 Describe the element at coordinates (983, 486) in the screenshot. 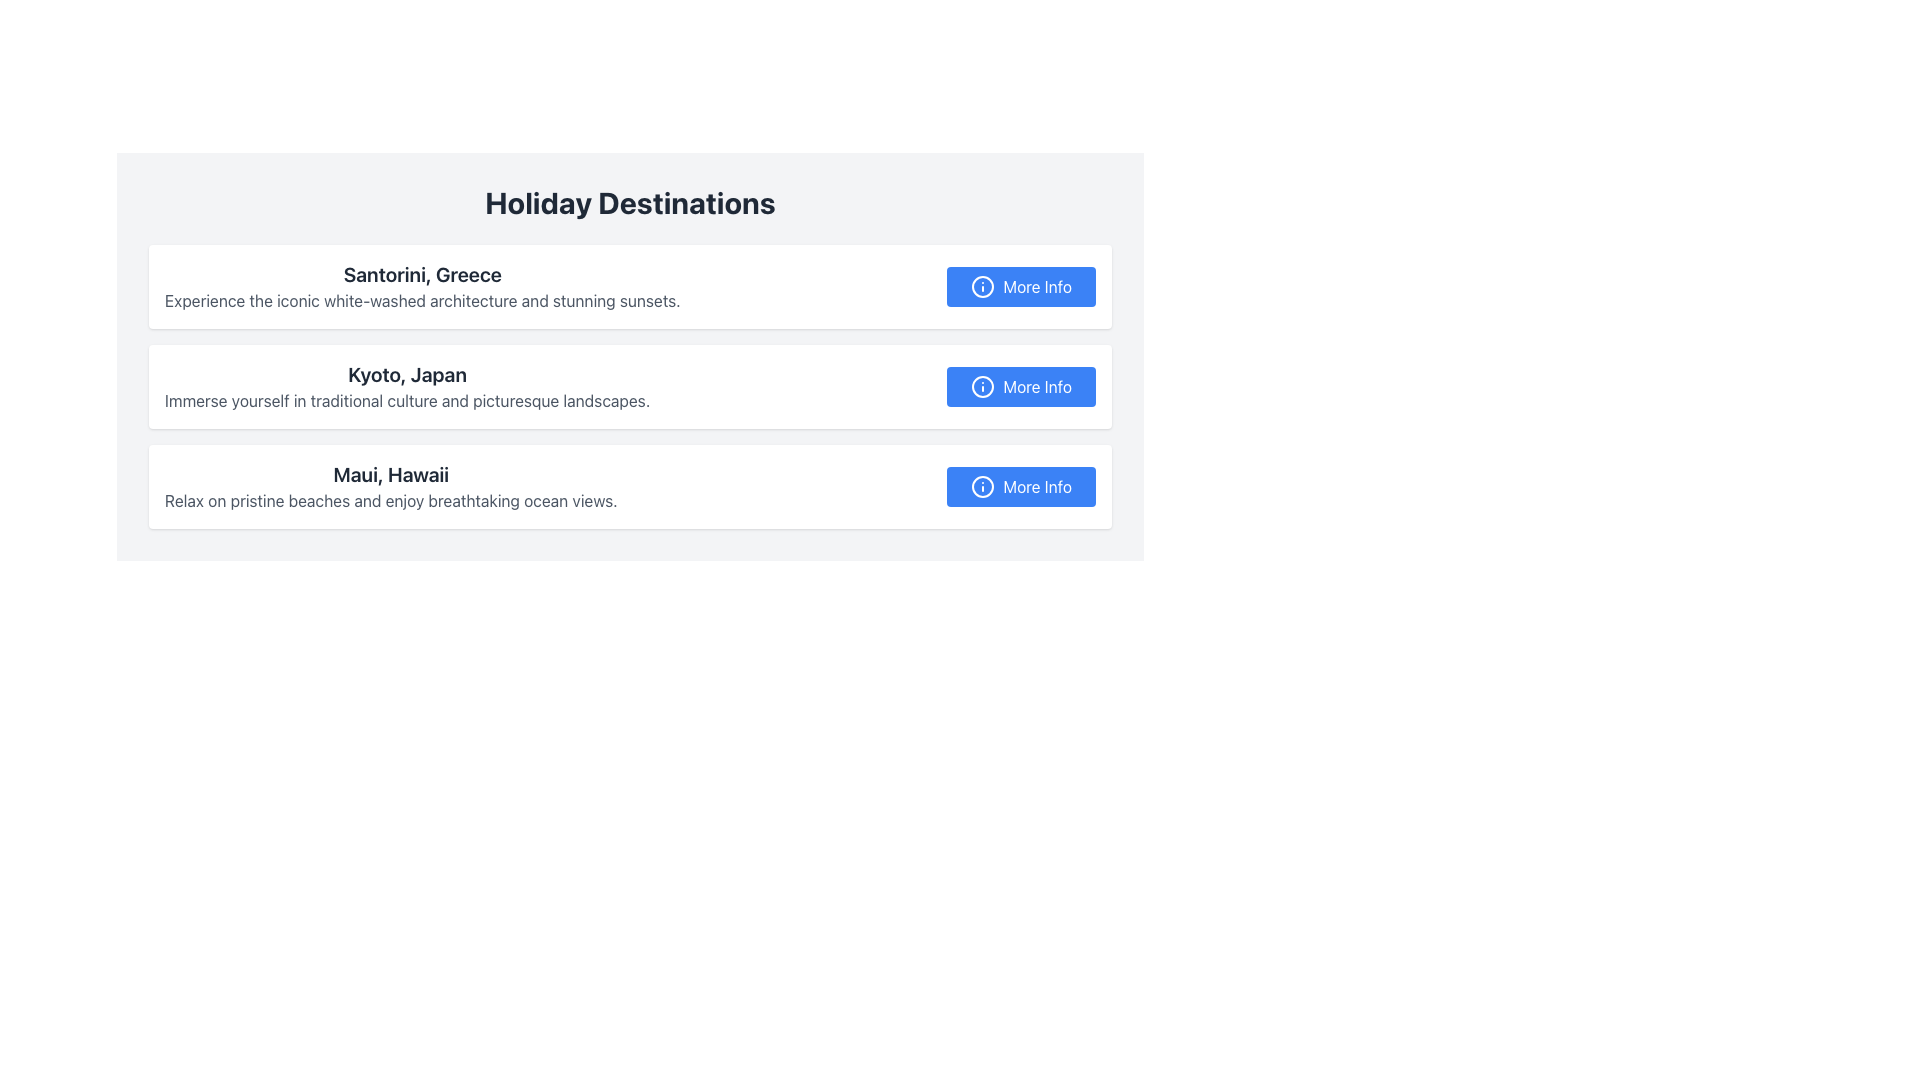

I see `the circular blue and white info icon located to the right of the 'More Info' button for the 'Maui, Hawaii' destination` at that location.